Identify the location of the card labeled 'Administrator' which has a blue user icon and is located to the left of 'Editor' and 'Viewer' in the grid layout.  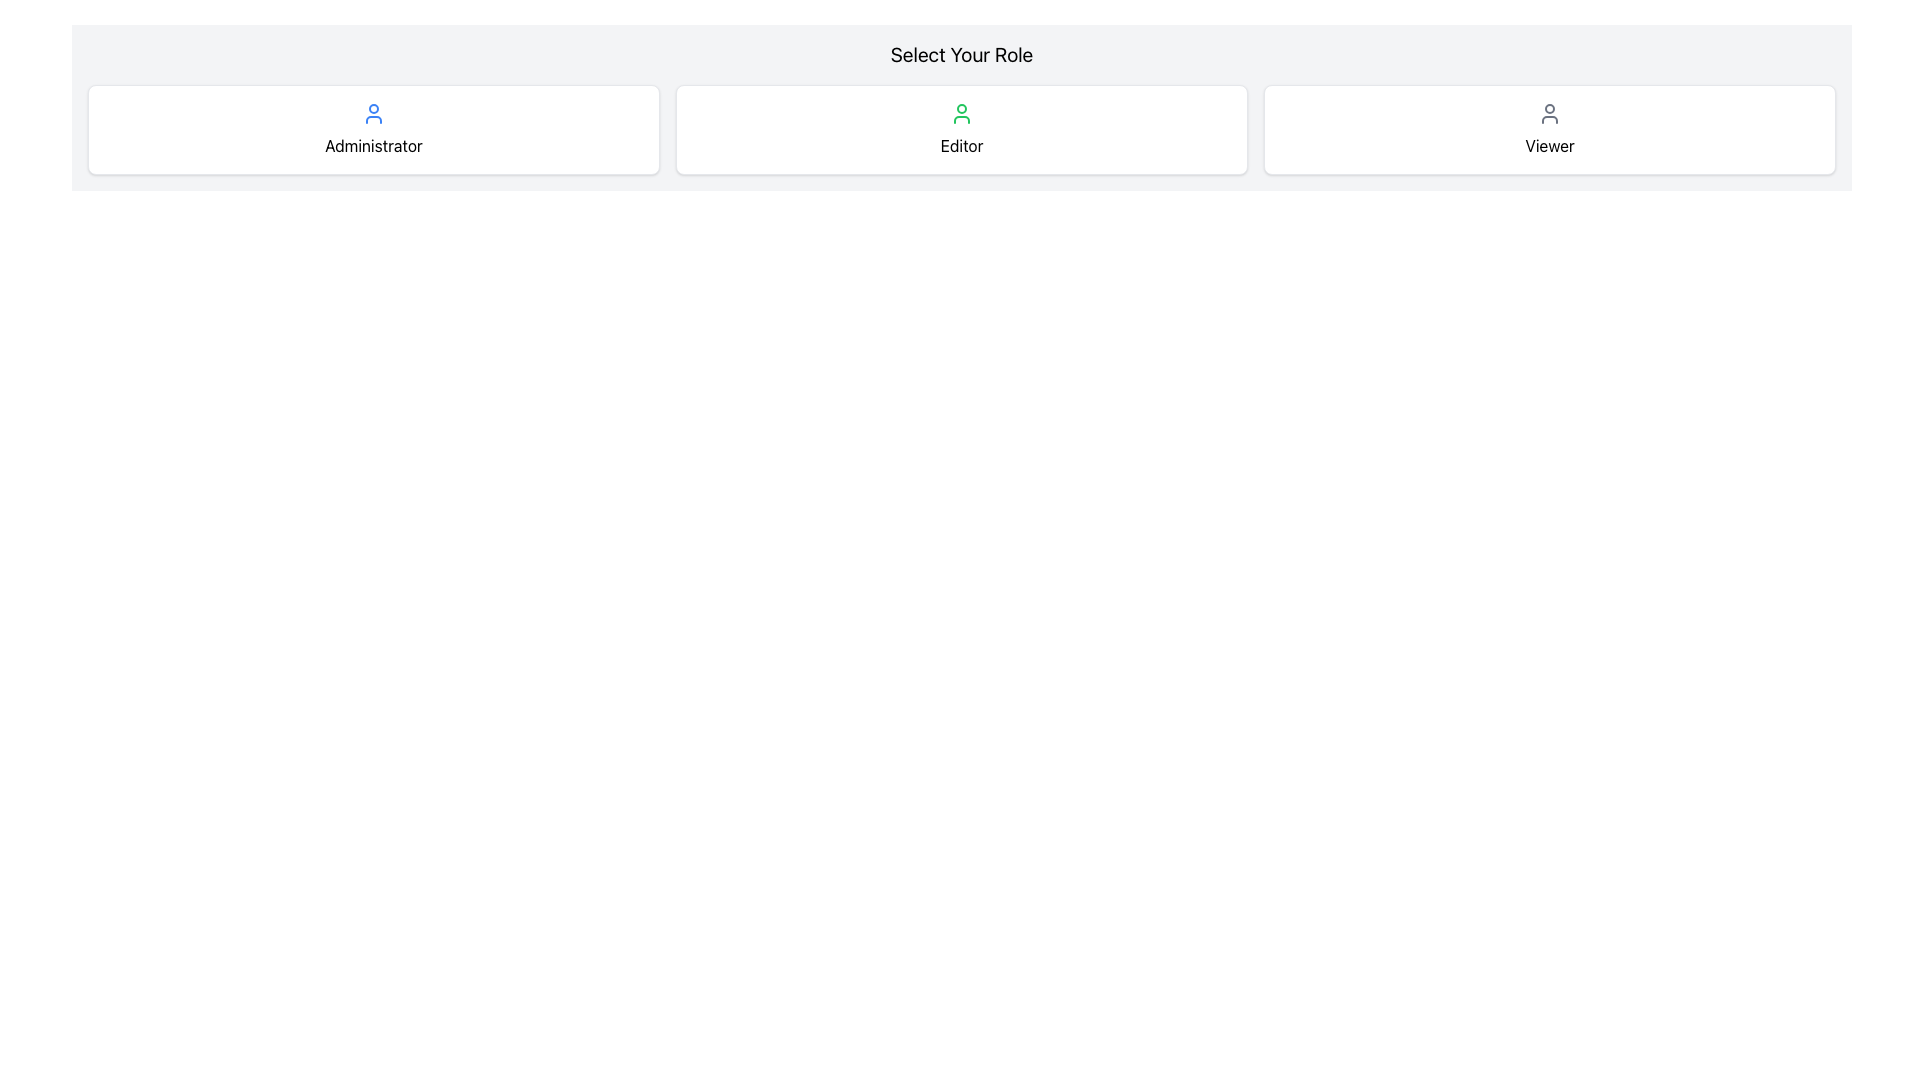
(374, 130).